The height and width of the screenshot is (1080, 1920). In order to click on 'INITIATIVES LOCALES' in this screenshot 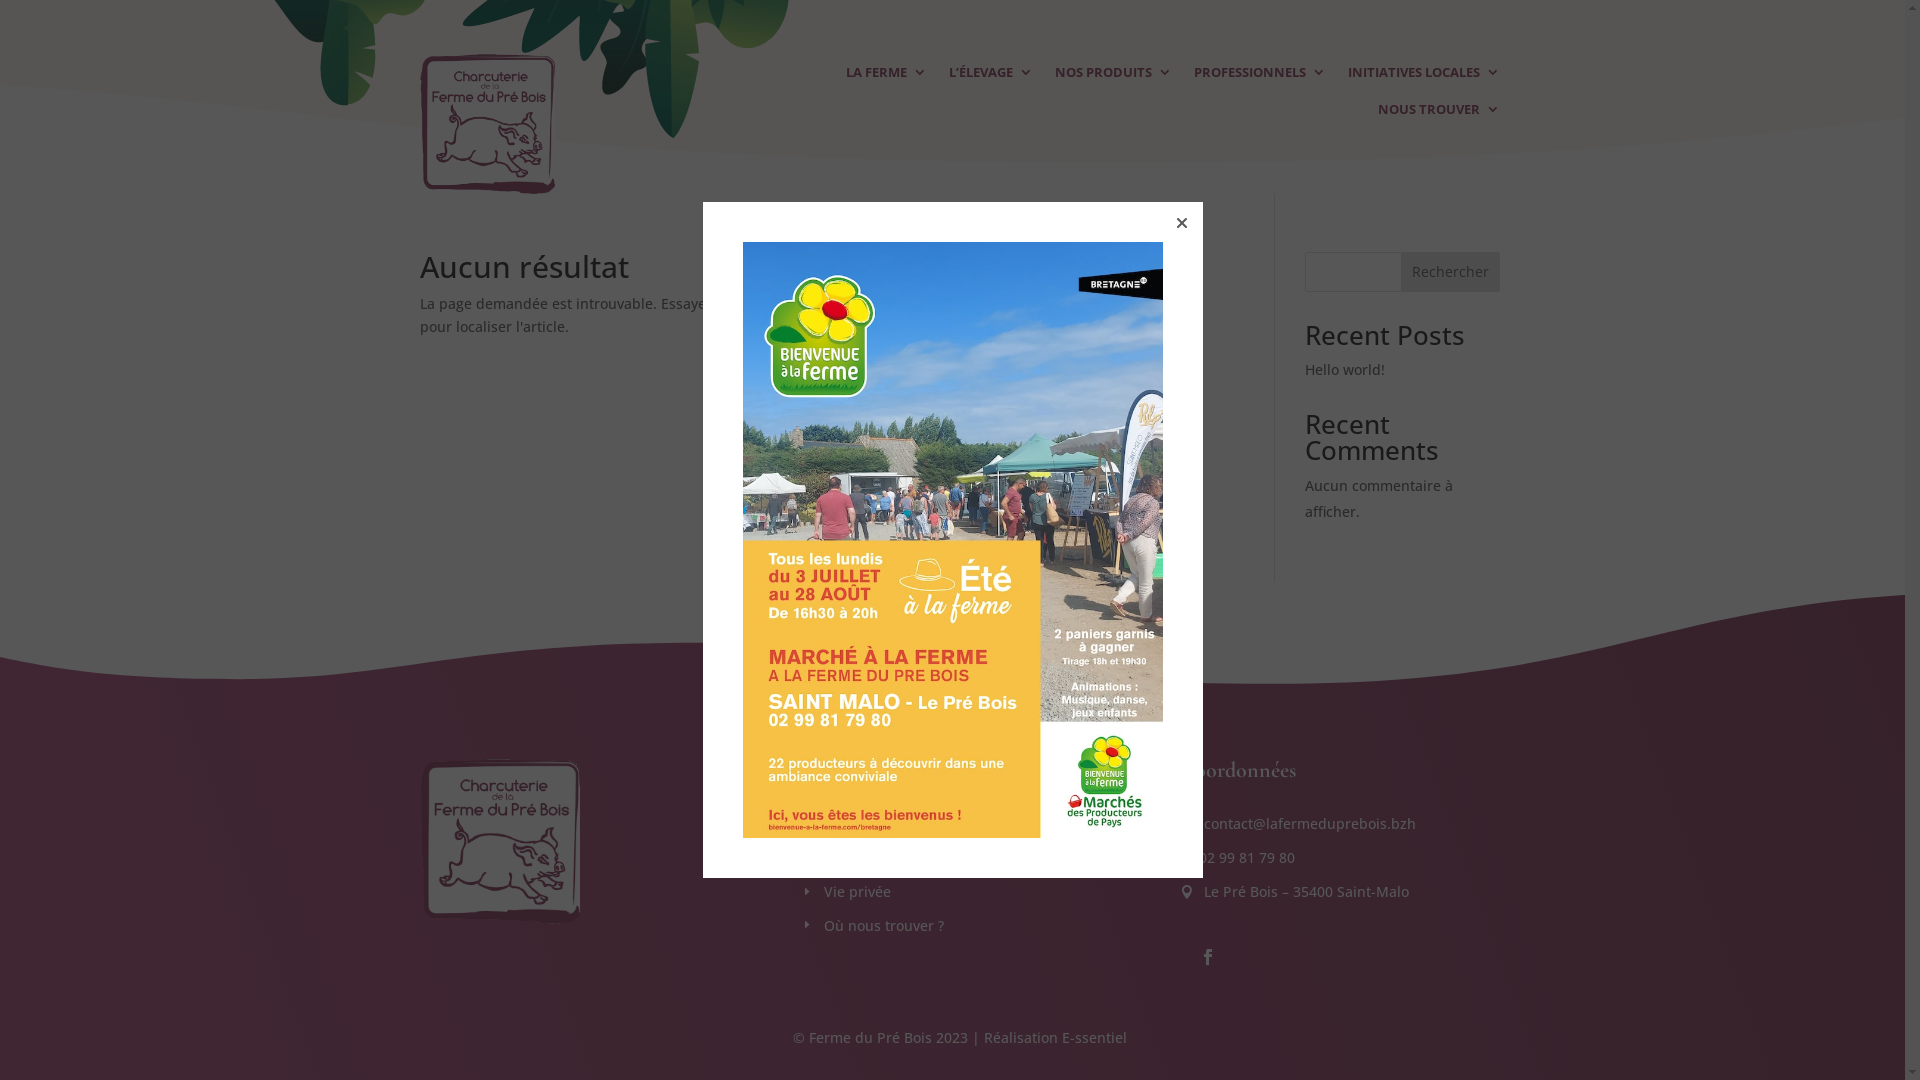, I will do `click(1423, 75)`.